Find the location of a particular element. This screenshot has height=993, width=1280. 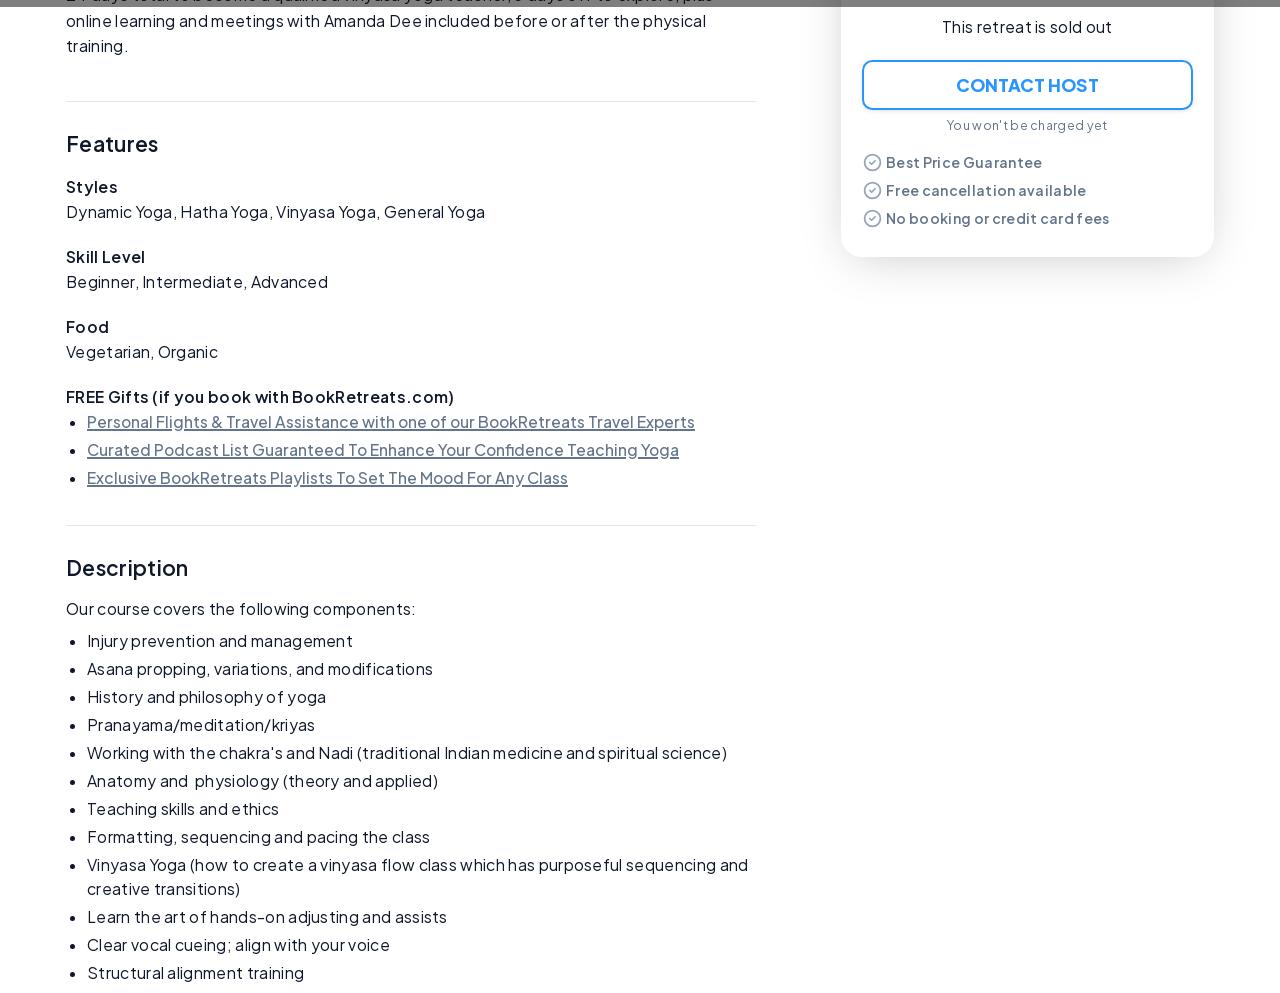

'Personal Flights & Travel Assistance with one of our BookRetreats Travel Experts' is located at coordinates (391, 419).